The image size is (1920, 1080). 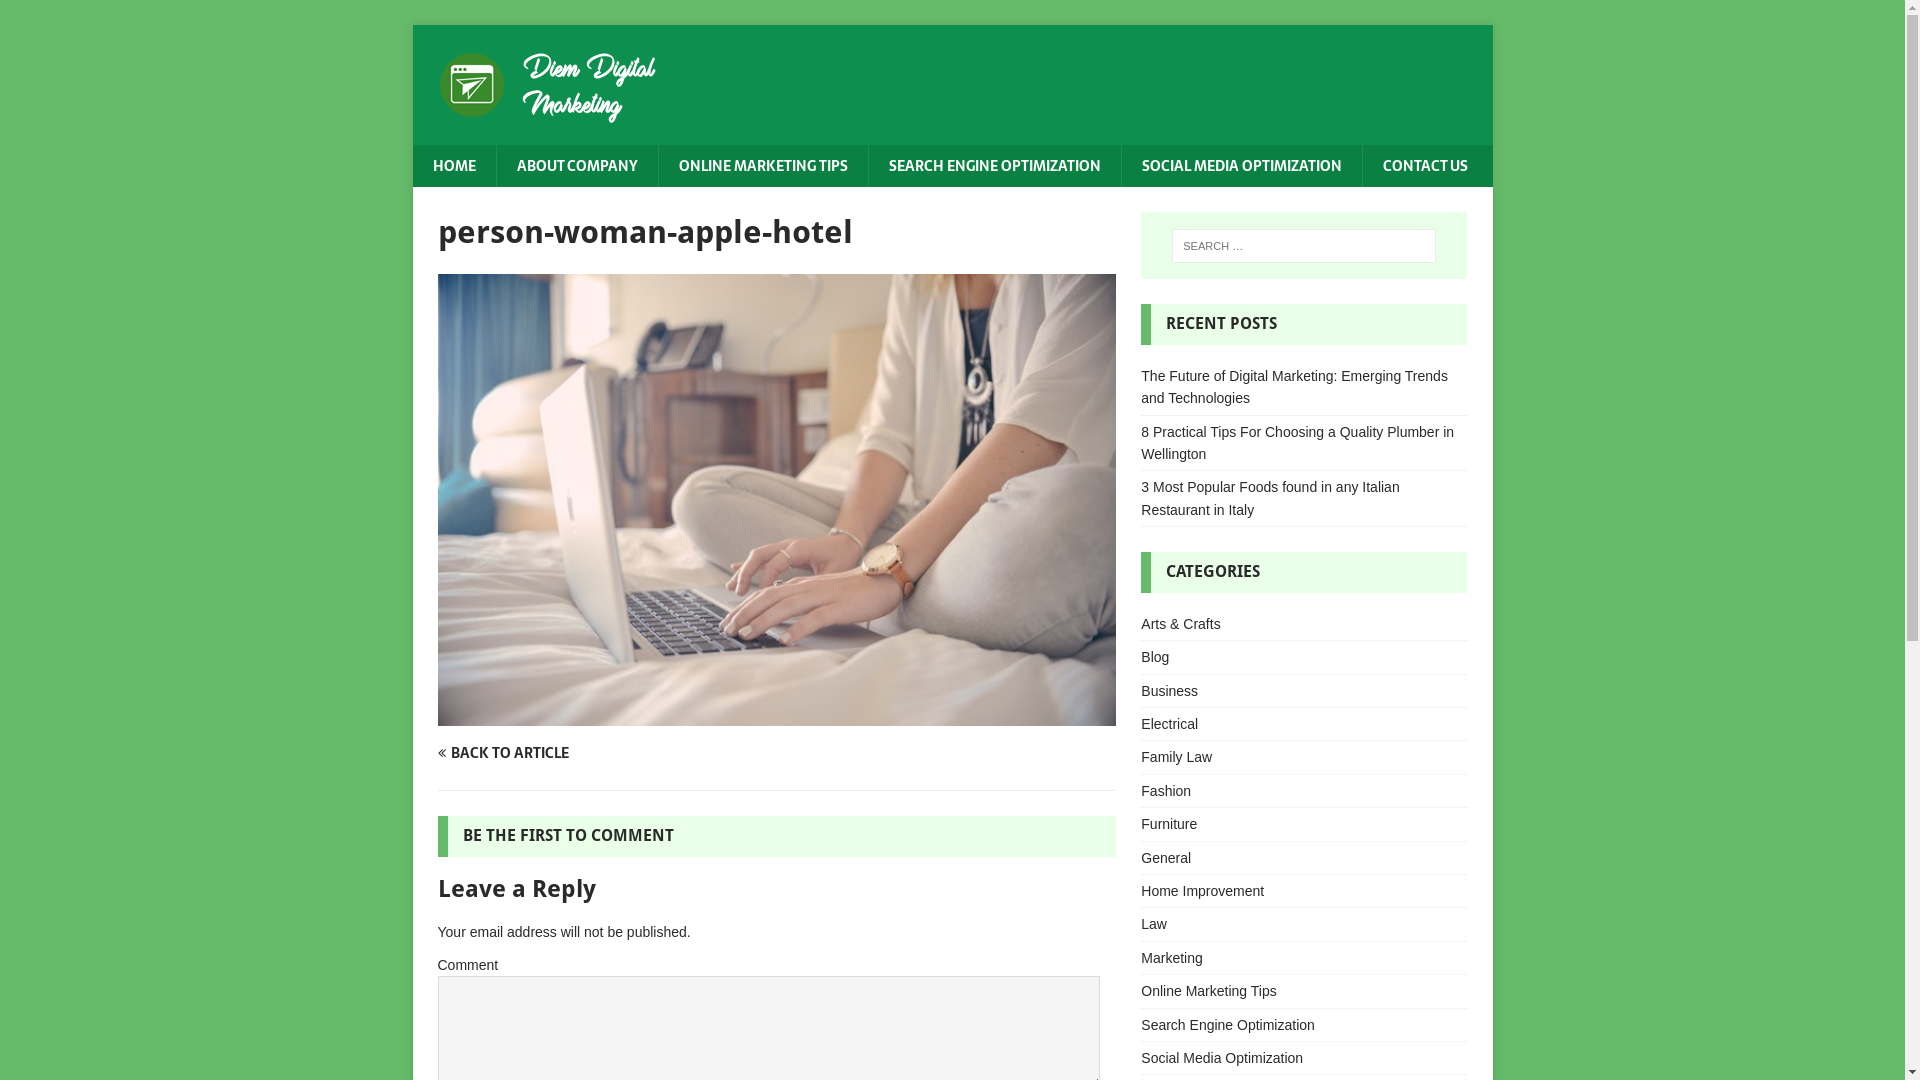 What do you see at coordinates (762, 164) in the screenshot?
I see `'ONLINE MARKETING TIPS'` at bounding box center [762, 164].